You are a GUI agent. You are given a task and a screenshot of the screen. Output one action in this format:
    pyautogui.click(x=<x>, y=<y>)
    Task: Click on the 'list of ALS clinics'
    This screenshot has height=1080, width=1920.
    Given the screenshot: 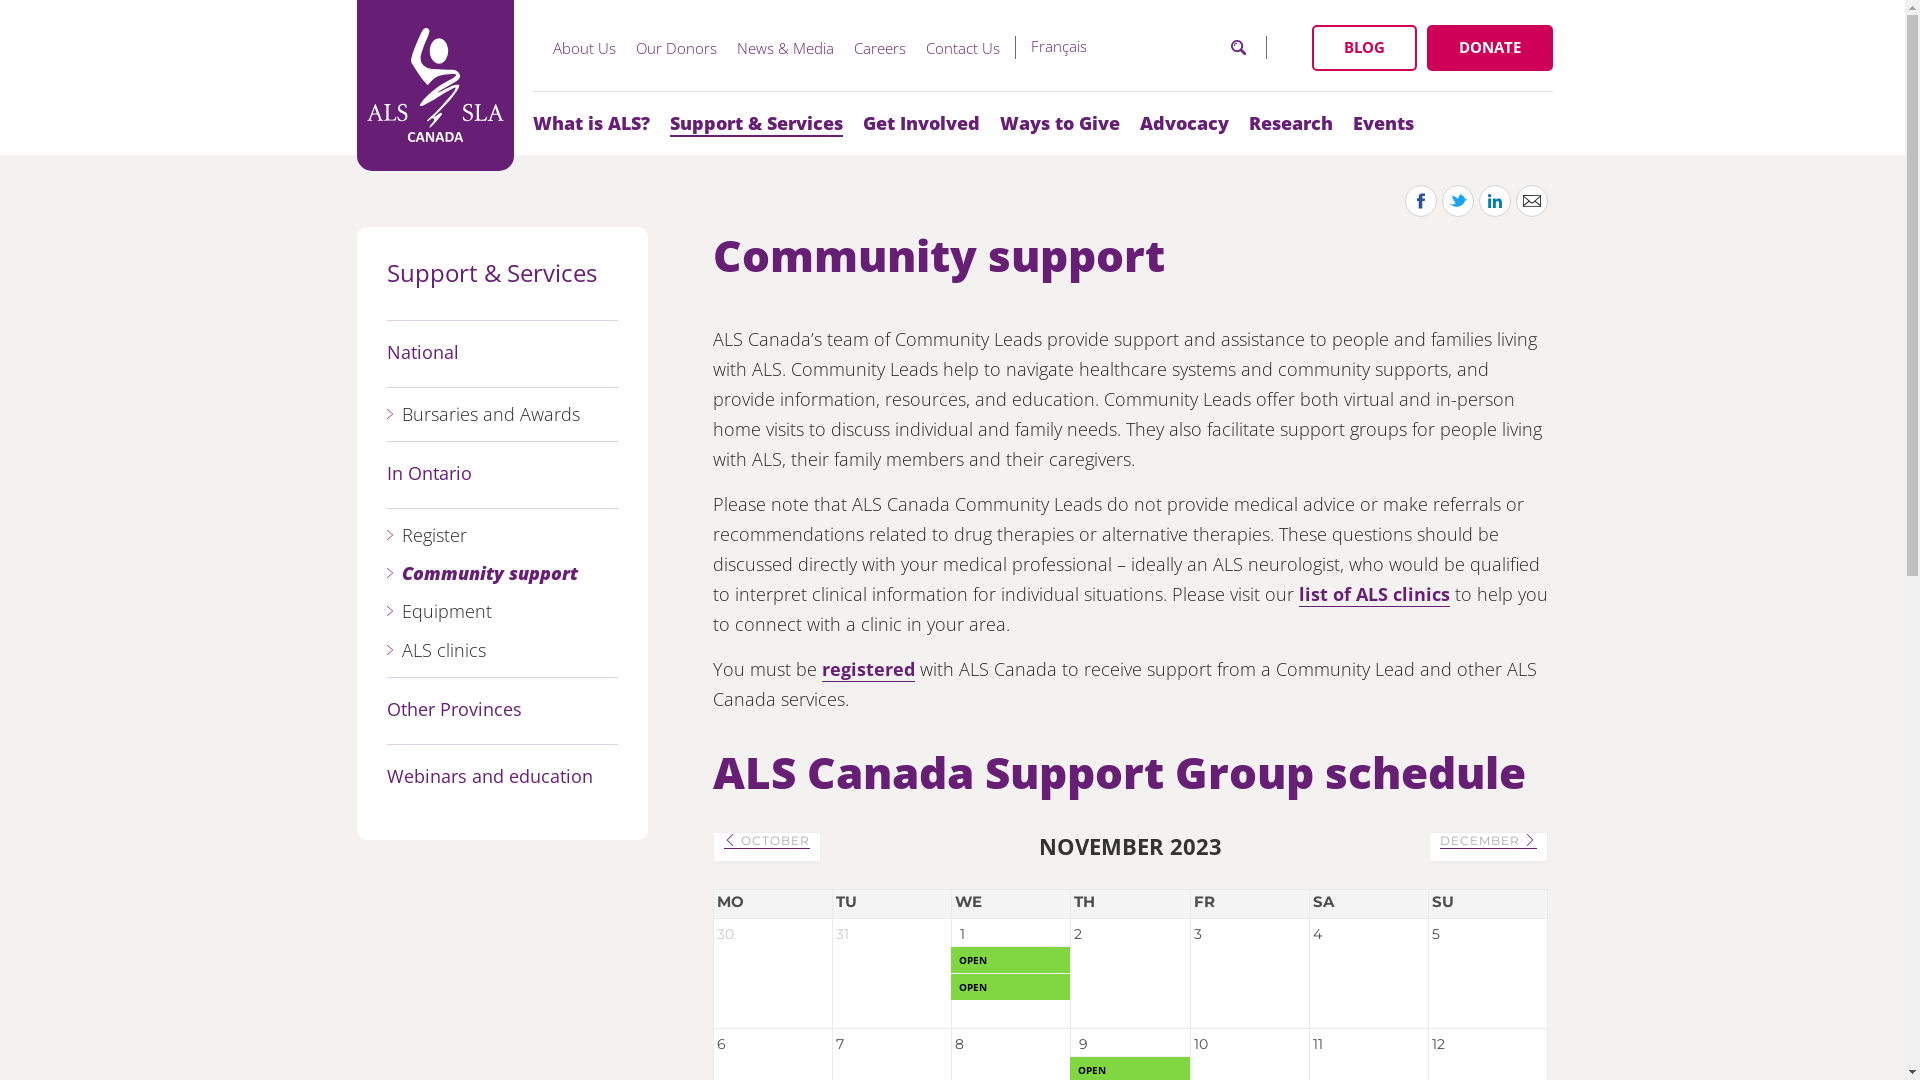 What is the action you would take?
    pyautogui.click(x=1372, y=593)
    